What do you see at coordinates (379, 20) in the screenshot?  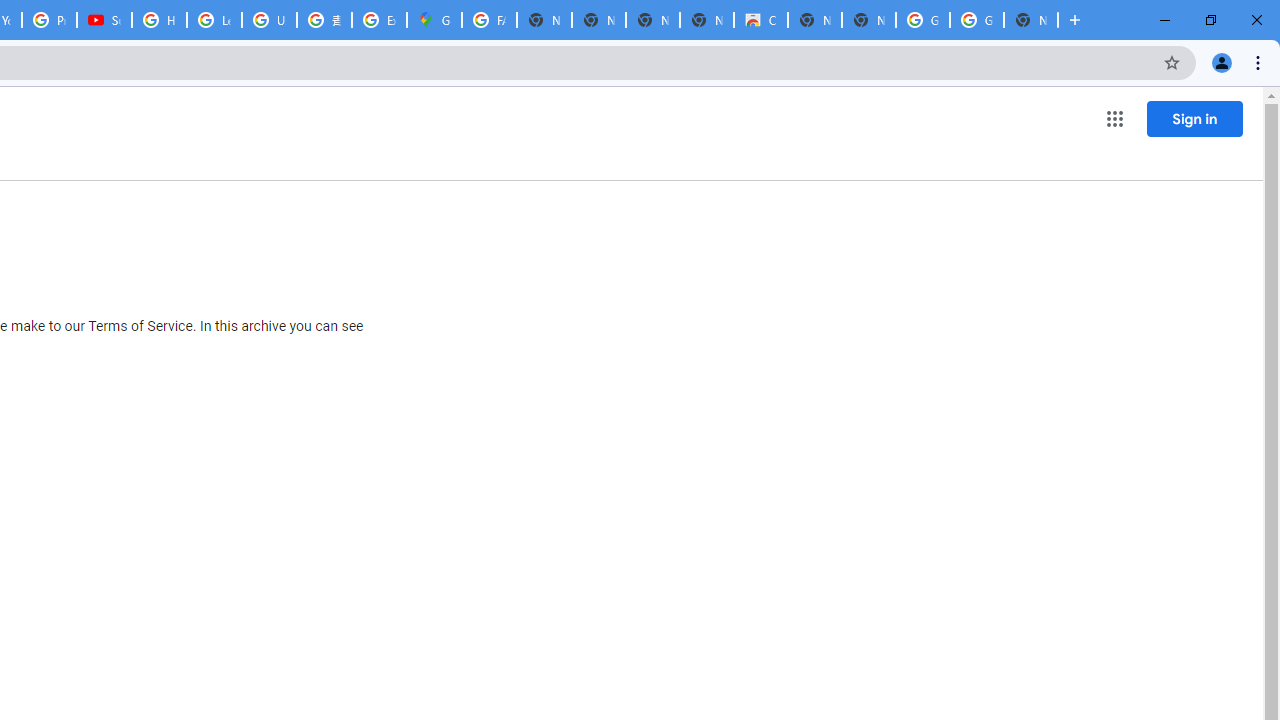 I see `'Explore new street-level details - Google Maps Help'` at bounding box center [379, 20].